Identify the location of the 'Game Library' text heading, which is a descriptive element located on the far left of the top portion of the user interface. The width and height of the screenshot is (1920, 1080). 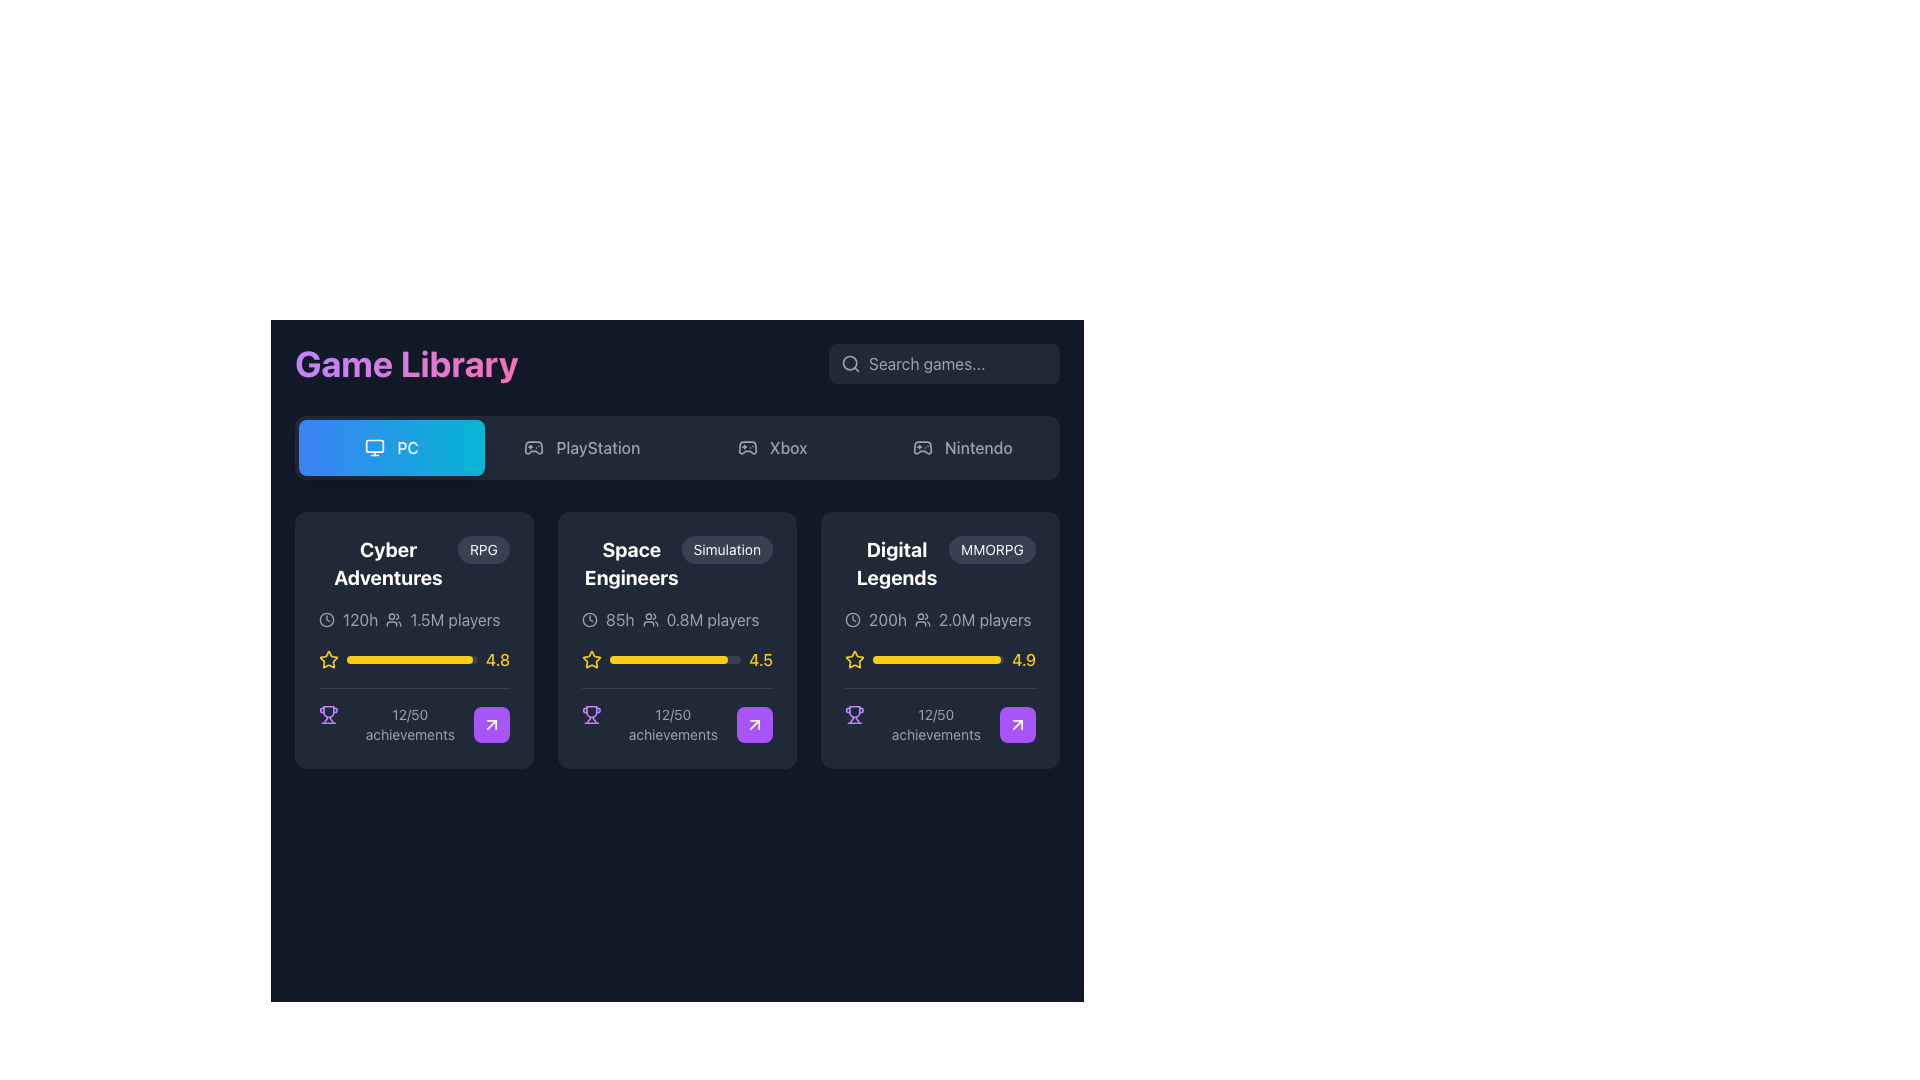
(405, 363).